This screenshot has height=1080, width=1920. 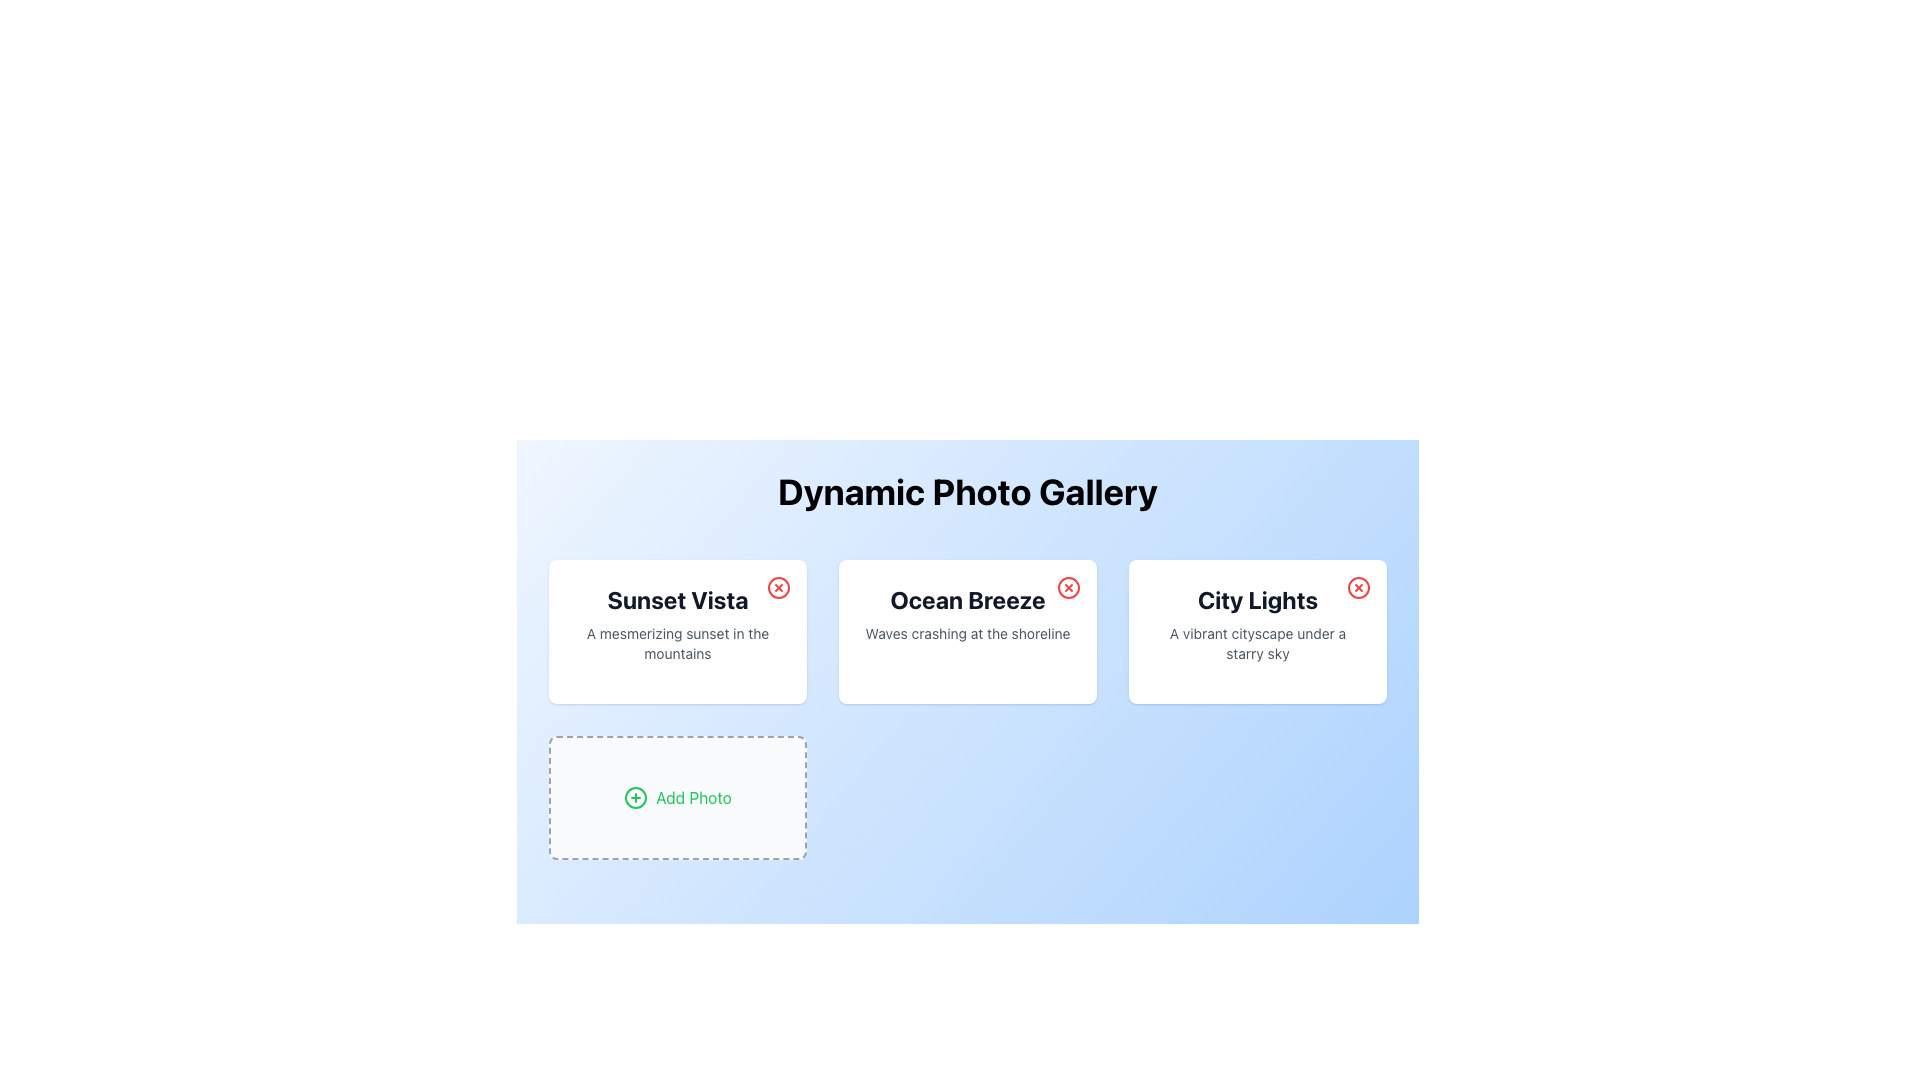 What do you see at coordinates (677, 599) in the screenshot?
I see `the 'Sunset Vista' text label, which is displayed in large, bold, black font within the first card of a row of three cards` at bounding box center [677, 599].